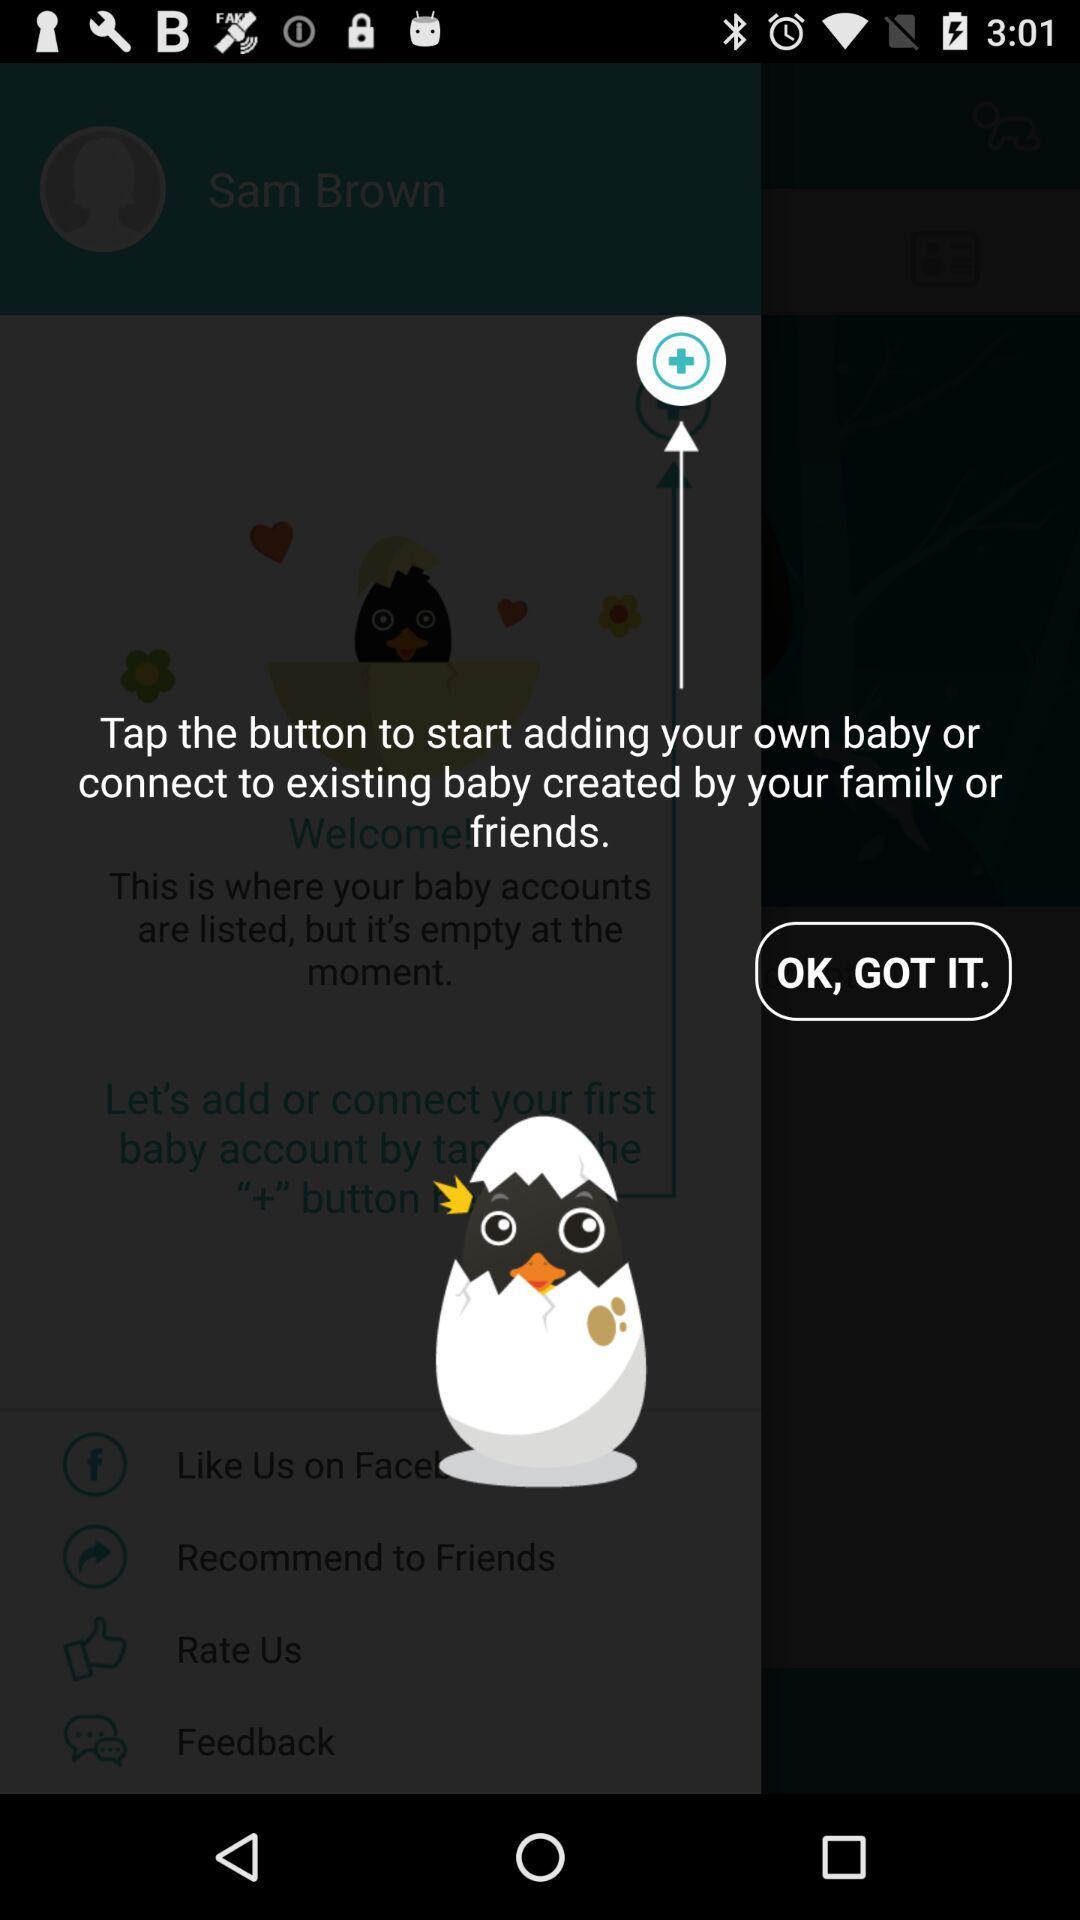 The height and width of the screenshot is (1920, 1080). I want to click on something, so click(680, 361).